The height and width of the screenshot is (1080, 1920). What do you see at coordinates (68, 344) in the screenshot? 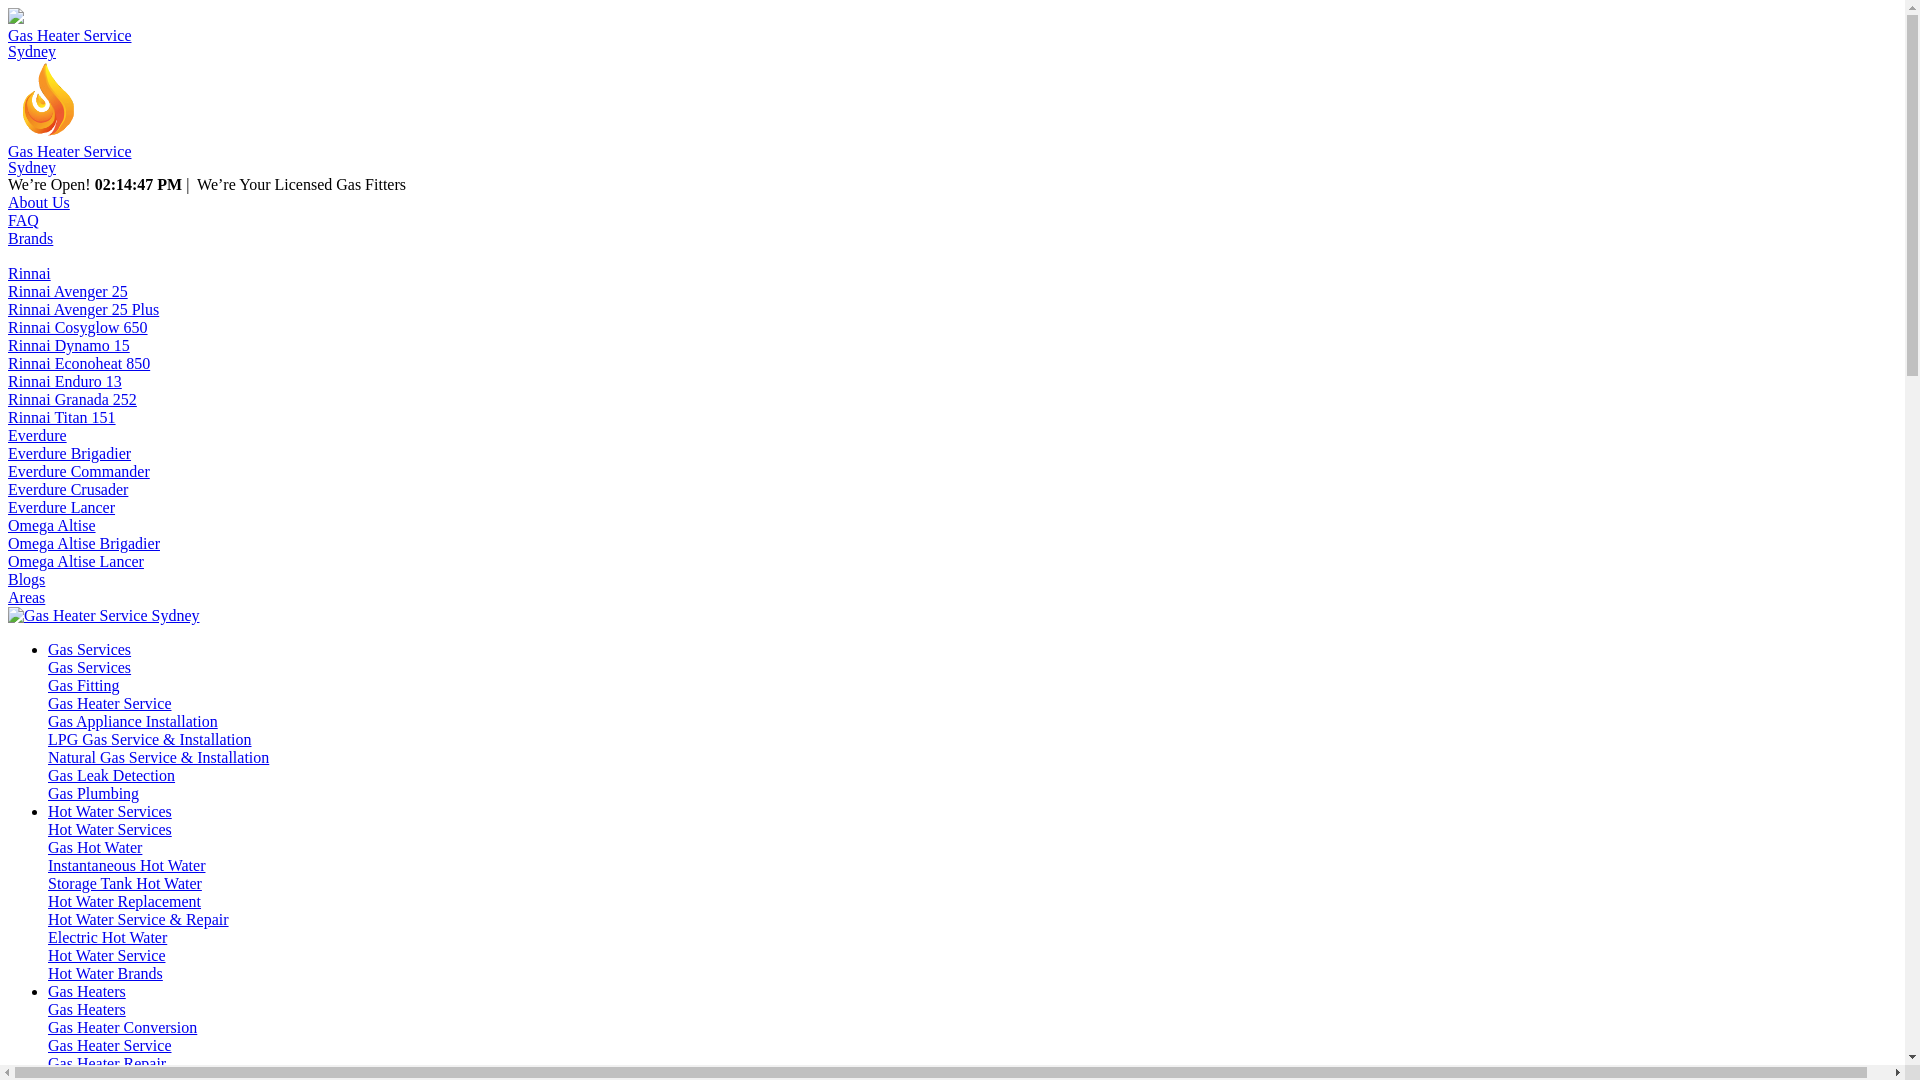
I see `'Rinnai Dynamo 15'` at bounding box center [68, 344].